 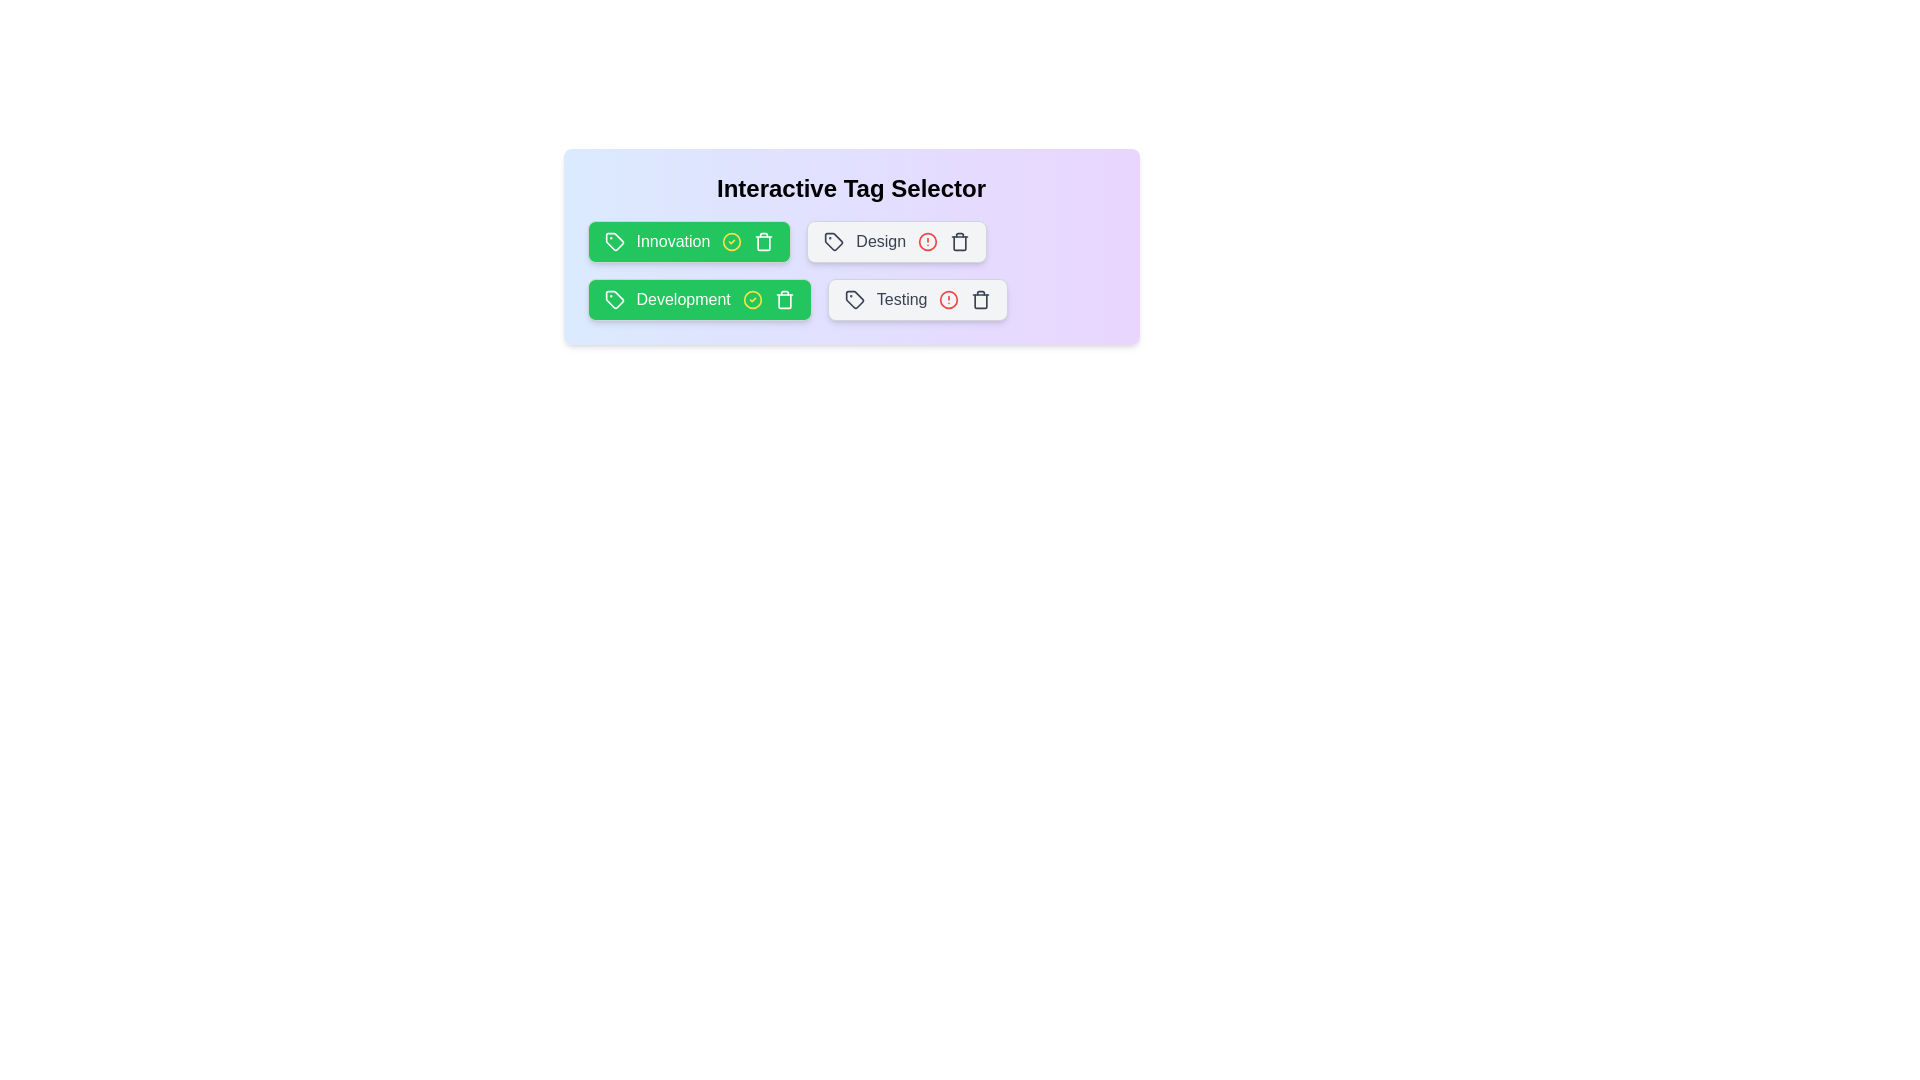 What do you see at coordinates (960, 241) in the screenshot?
I see `the delete button for the tag labeled Design` at bounding box center [960, 241].